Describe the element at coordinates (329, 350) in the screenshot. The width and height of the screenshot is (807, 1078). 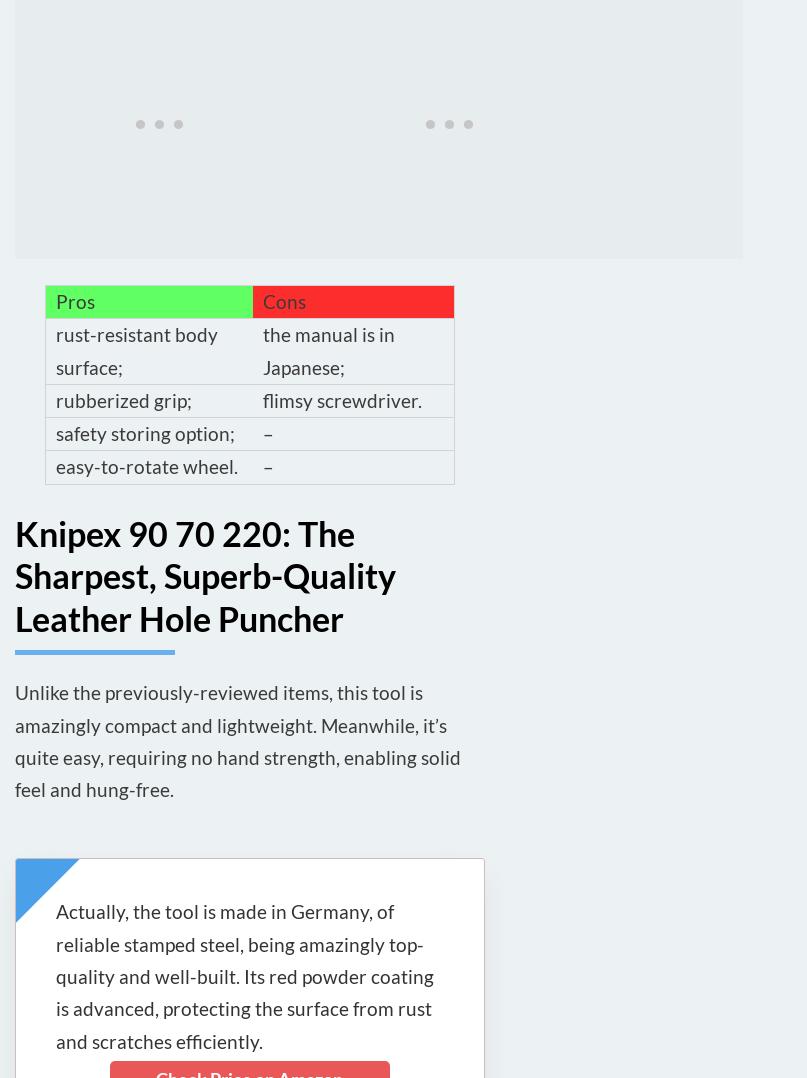
I see `'the manual is in Japanese;'` at that location.